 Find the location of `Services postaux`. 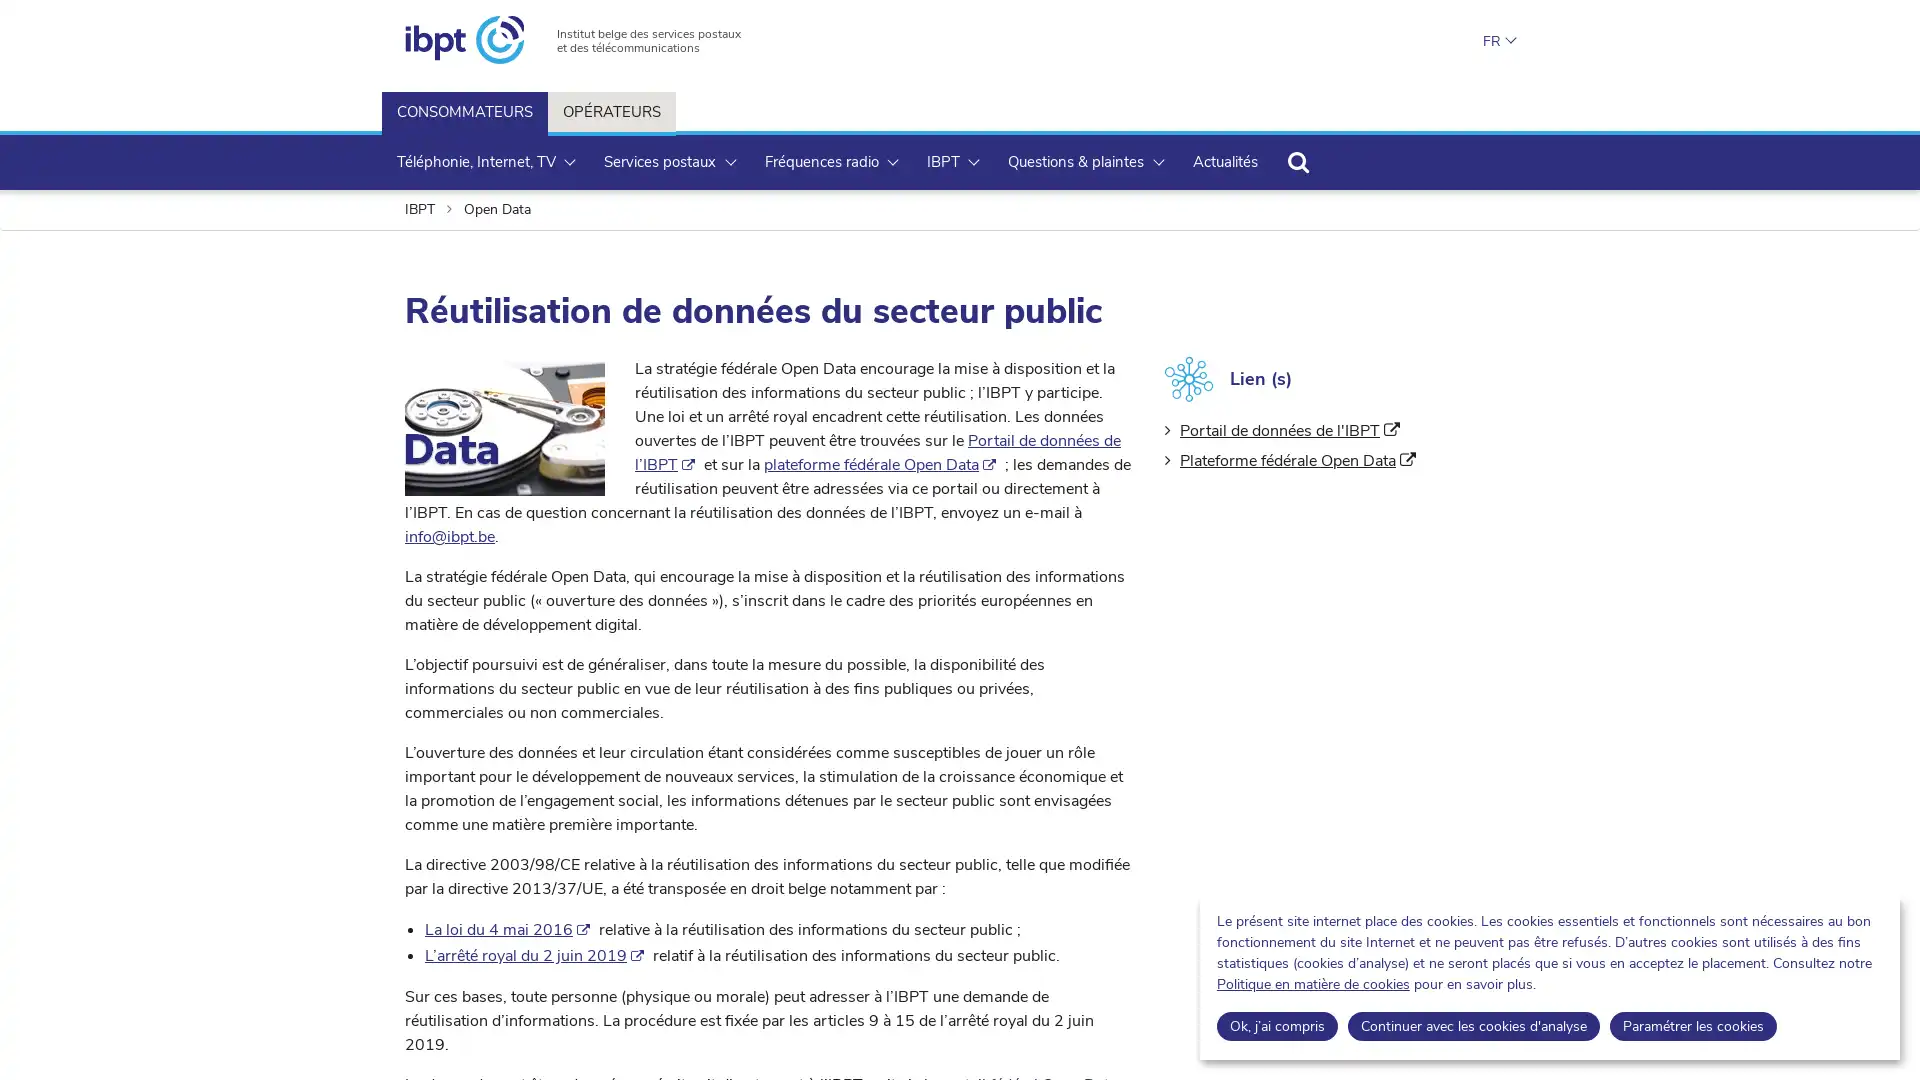

Services postaux is located at coordinates (668, 161).